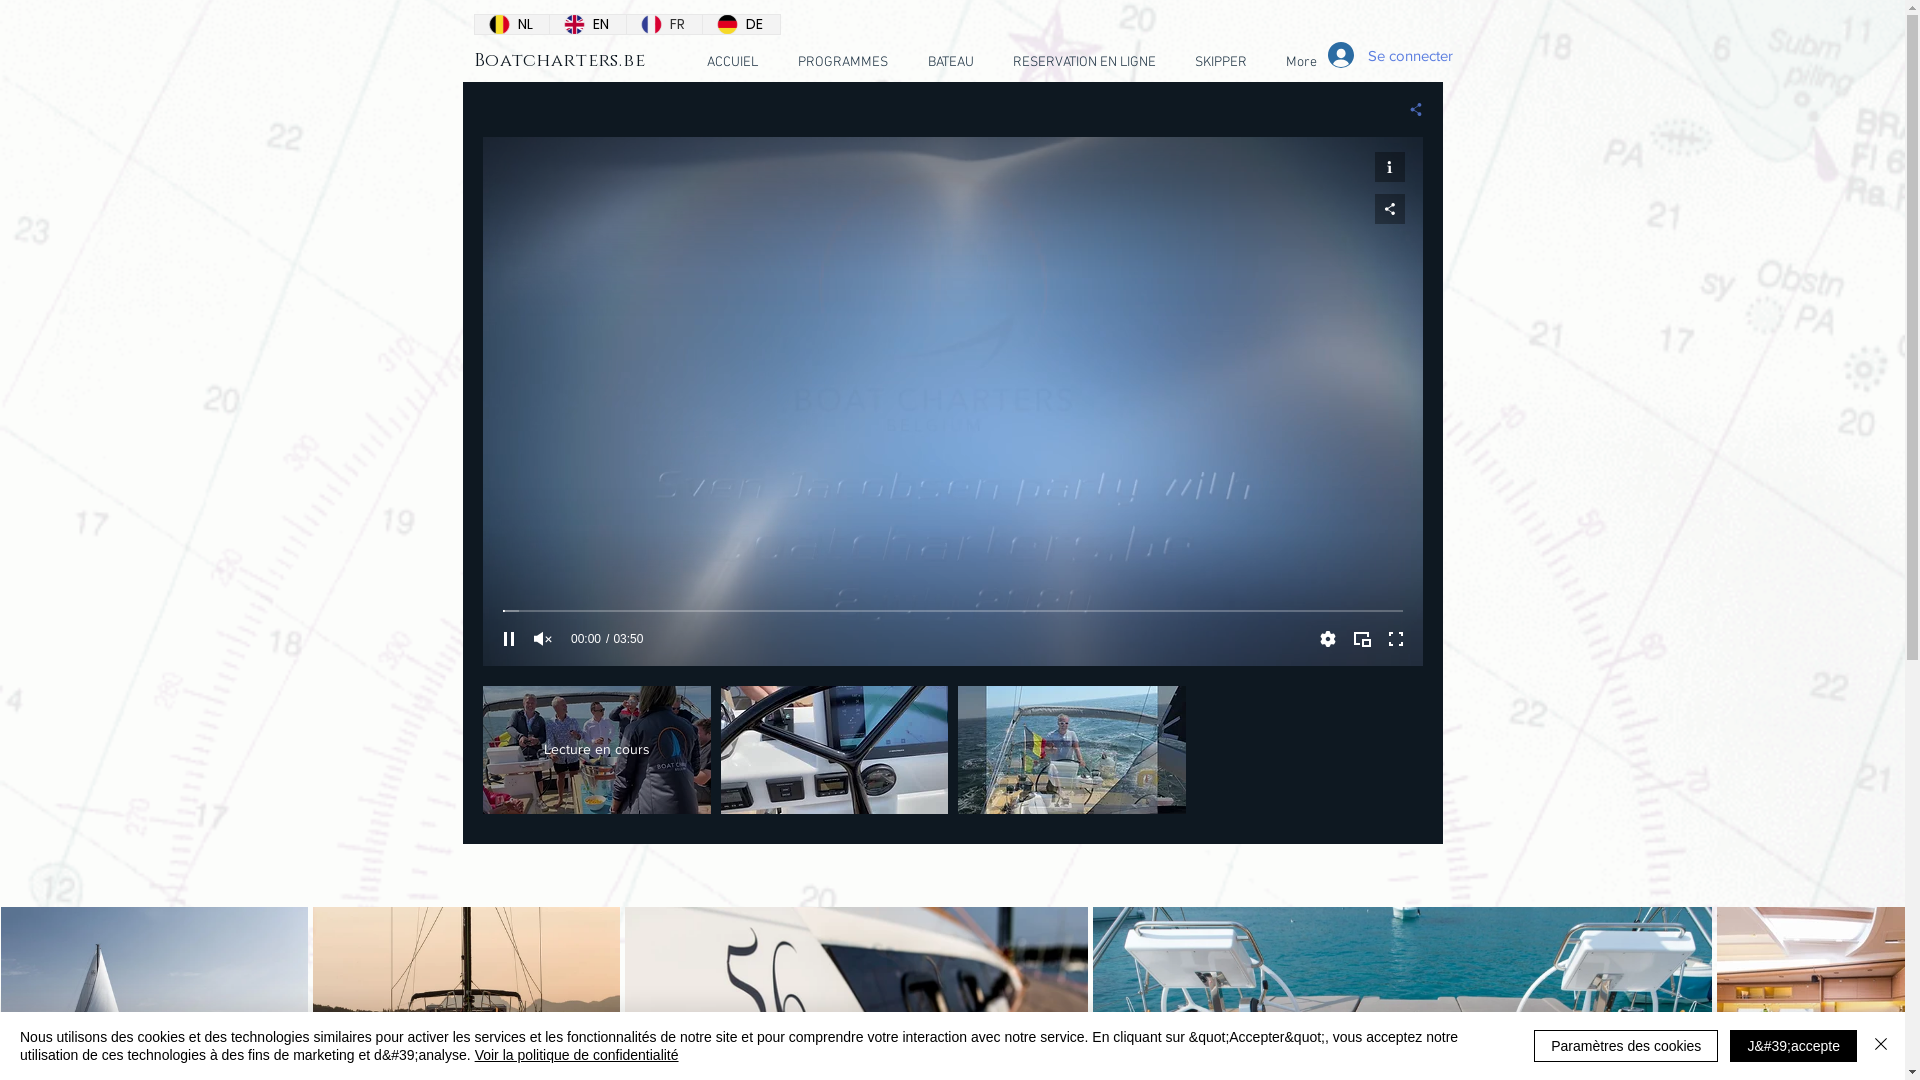  I want to click on 'NL', so click(473, 24).